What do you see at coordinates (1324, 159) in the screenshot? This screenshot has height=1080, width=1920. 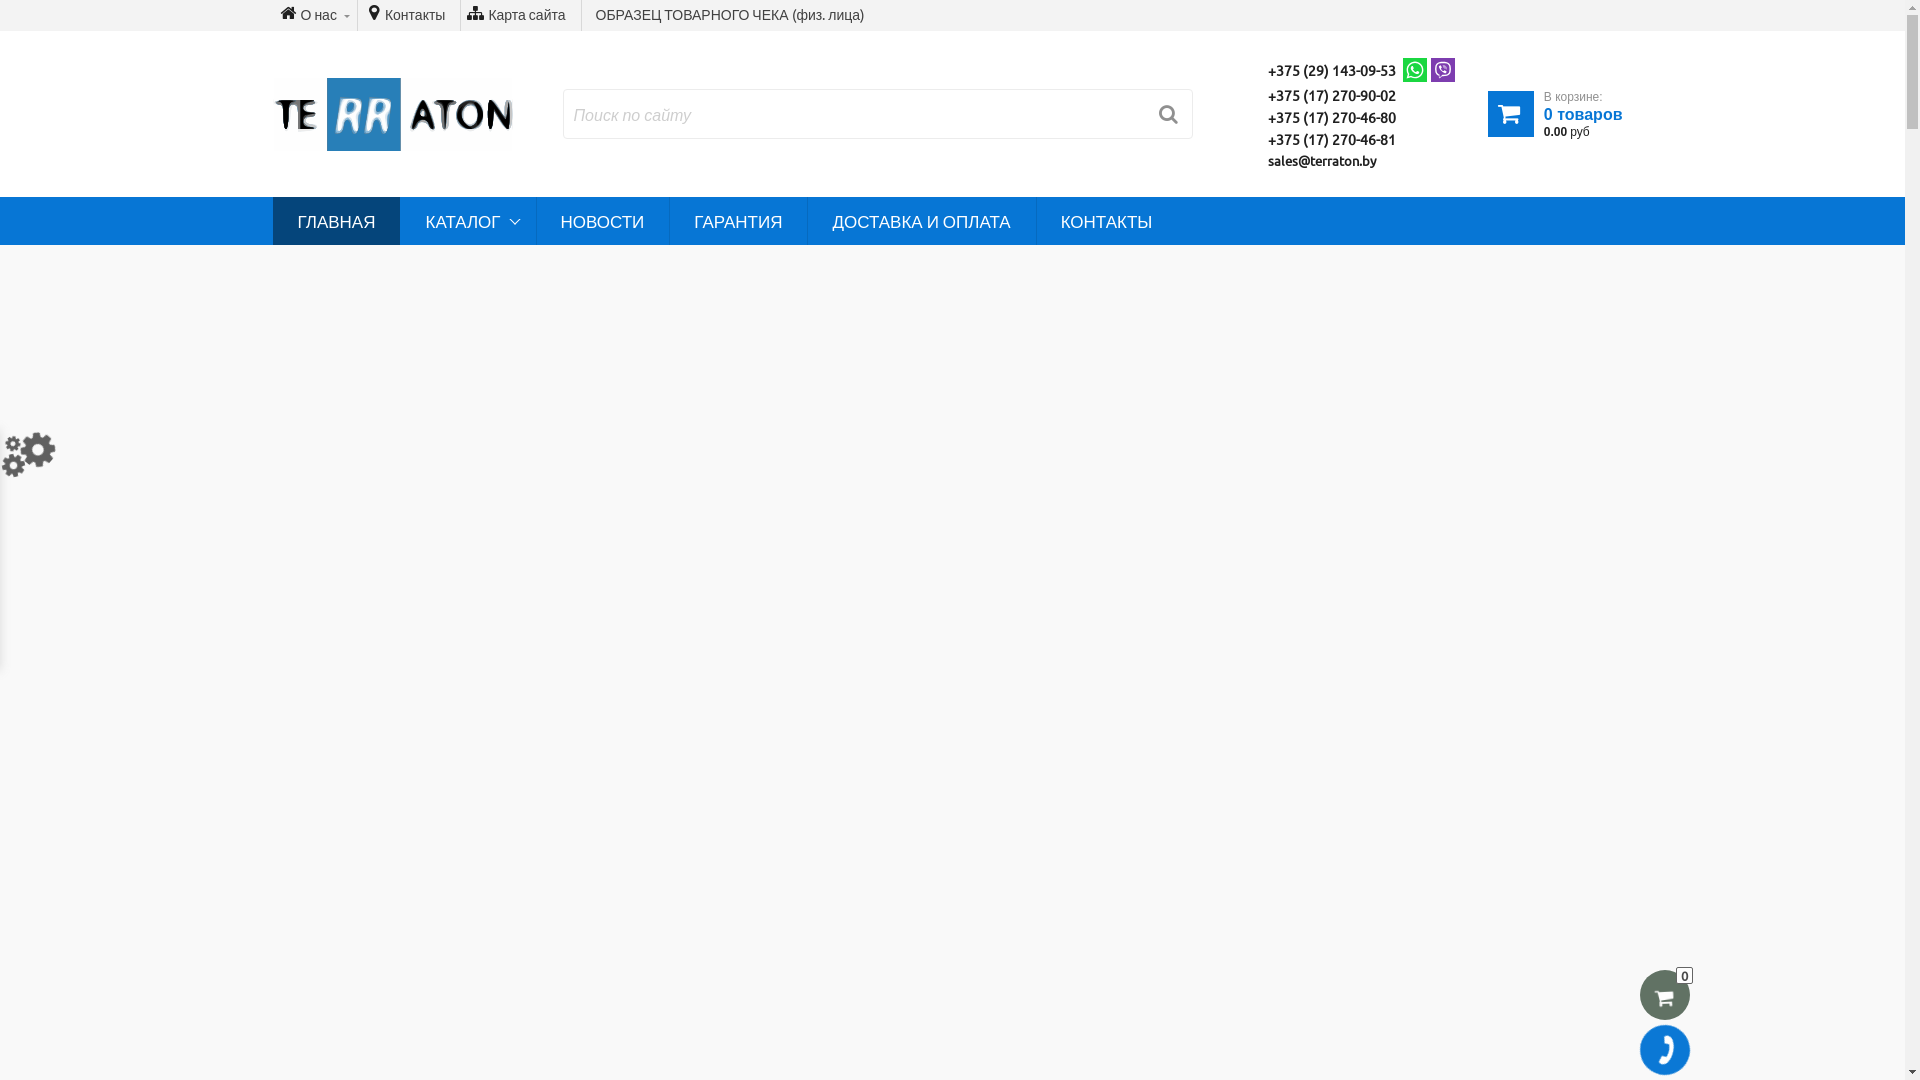 I see `'sales@terraton.by'` at bounding box center [1324, 159].